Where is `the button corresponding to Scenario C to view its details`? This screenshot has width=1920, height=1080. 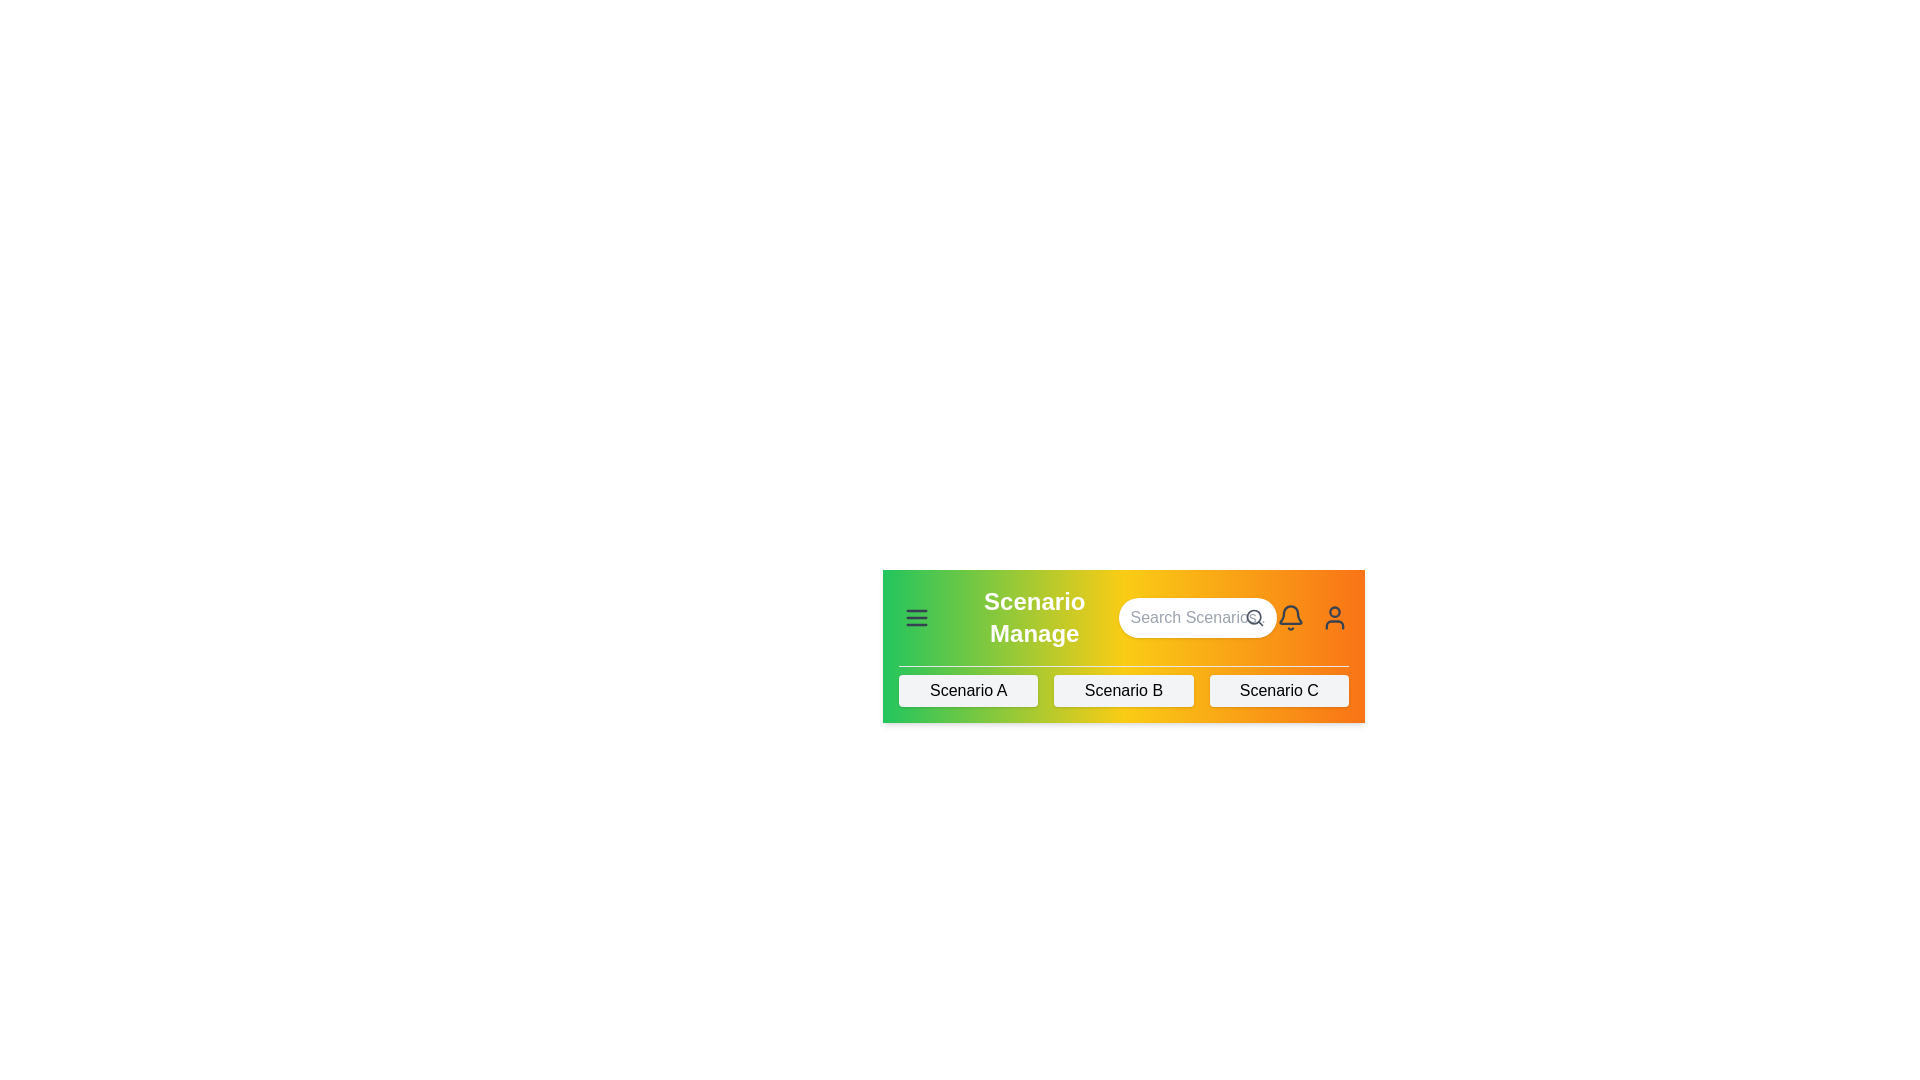 the button corresponding to Scenario C to view its details is located at coordinates (1278, 689).